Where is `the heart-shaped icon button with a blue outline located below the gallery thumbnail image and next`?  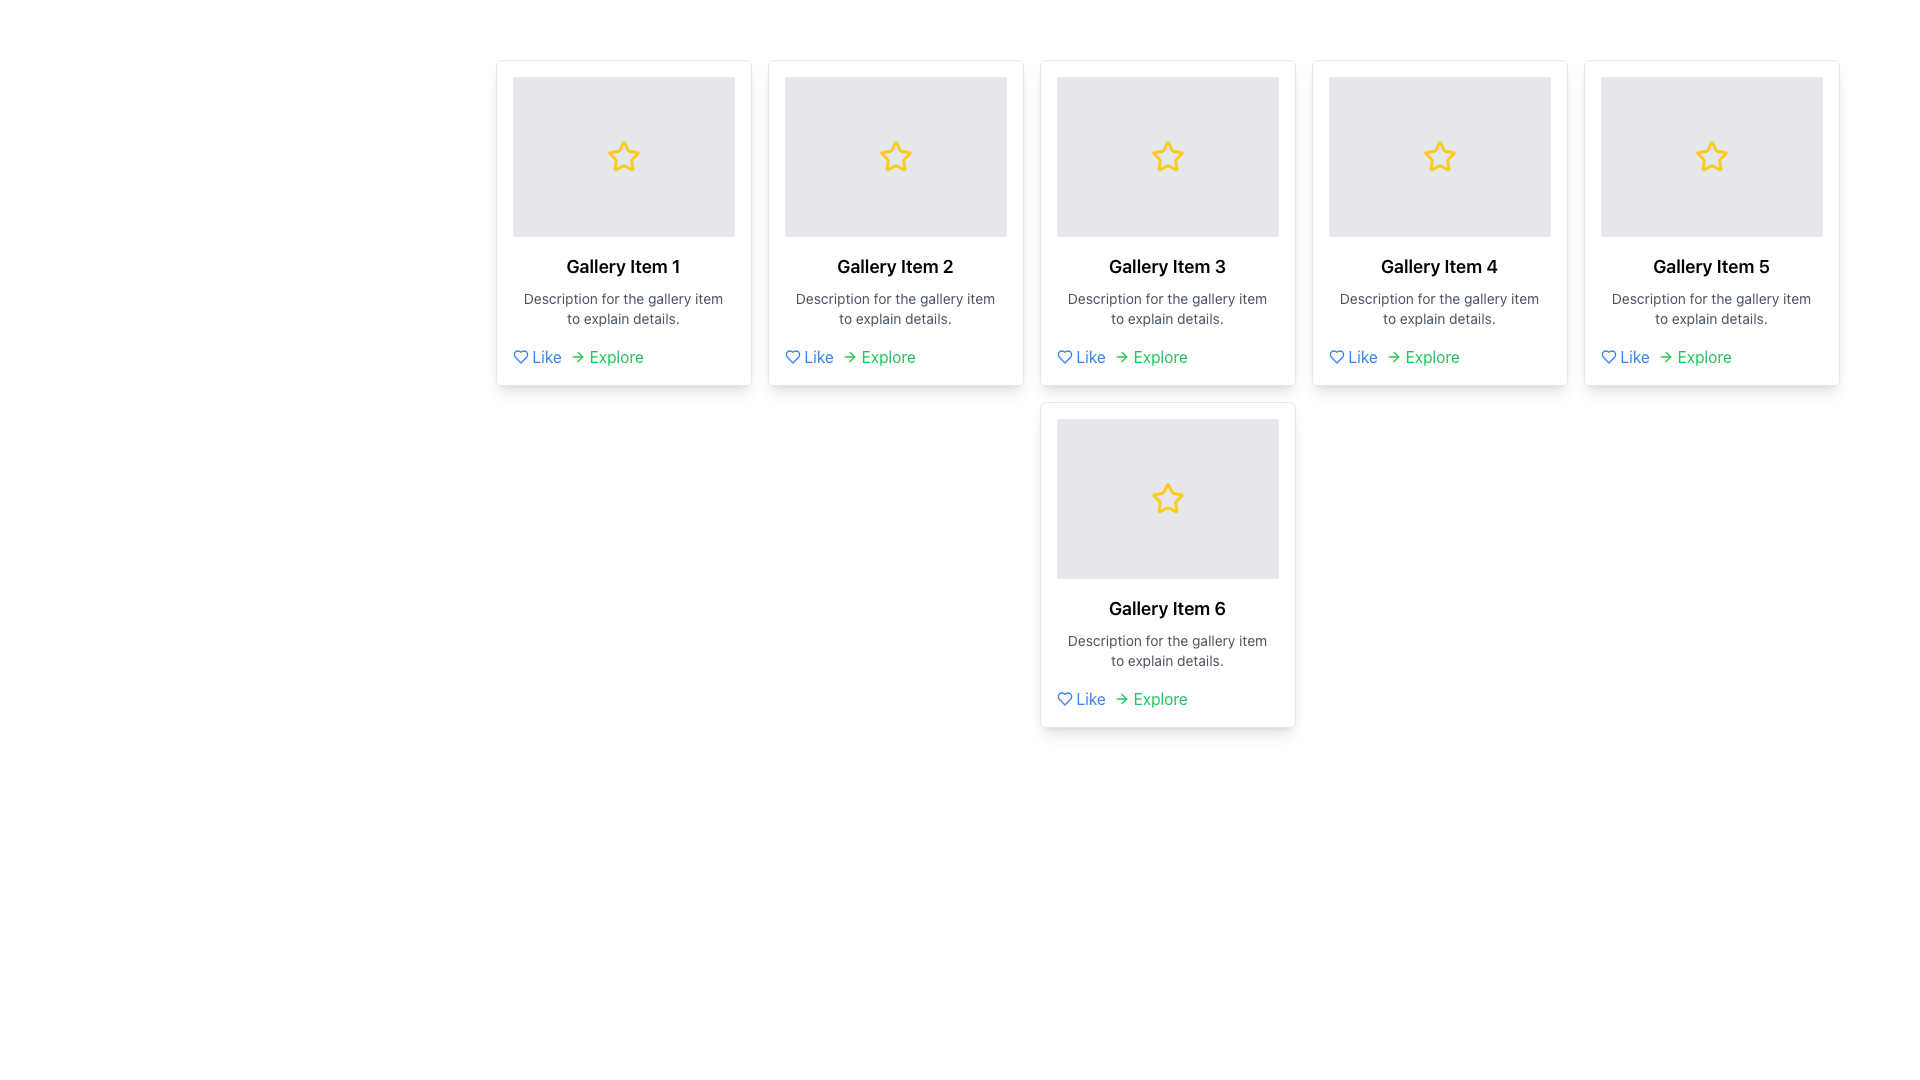
the heart-shaped icon button with a blue outline located below the gallery thumbnail image and next is located at coordinates (520, 356).